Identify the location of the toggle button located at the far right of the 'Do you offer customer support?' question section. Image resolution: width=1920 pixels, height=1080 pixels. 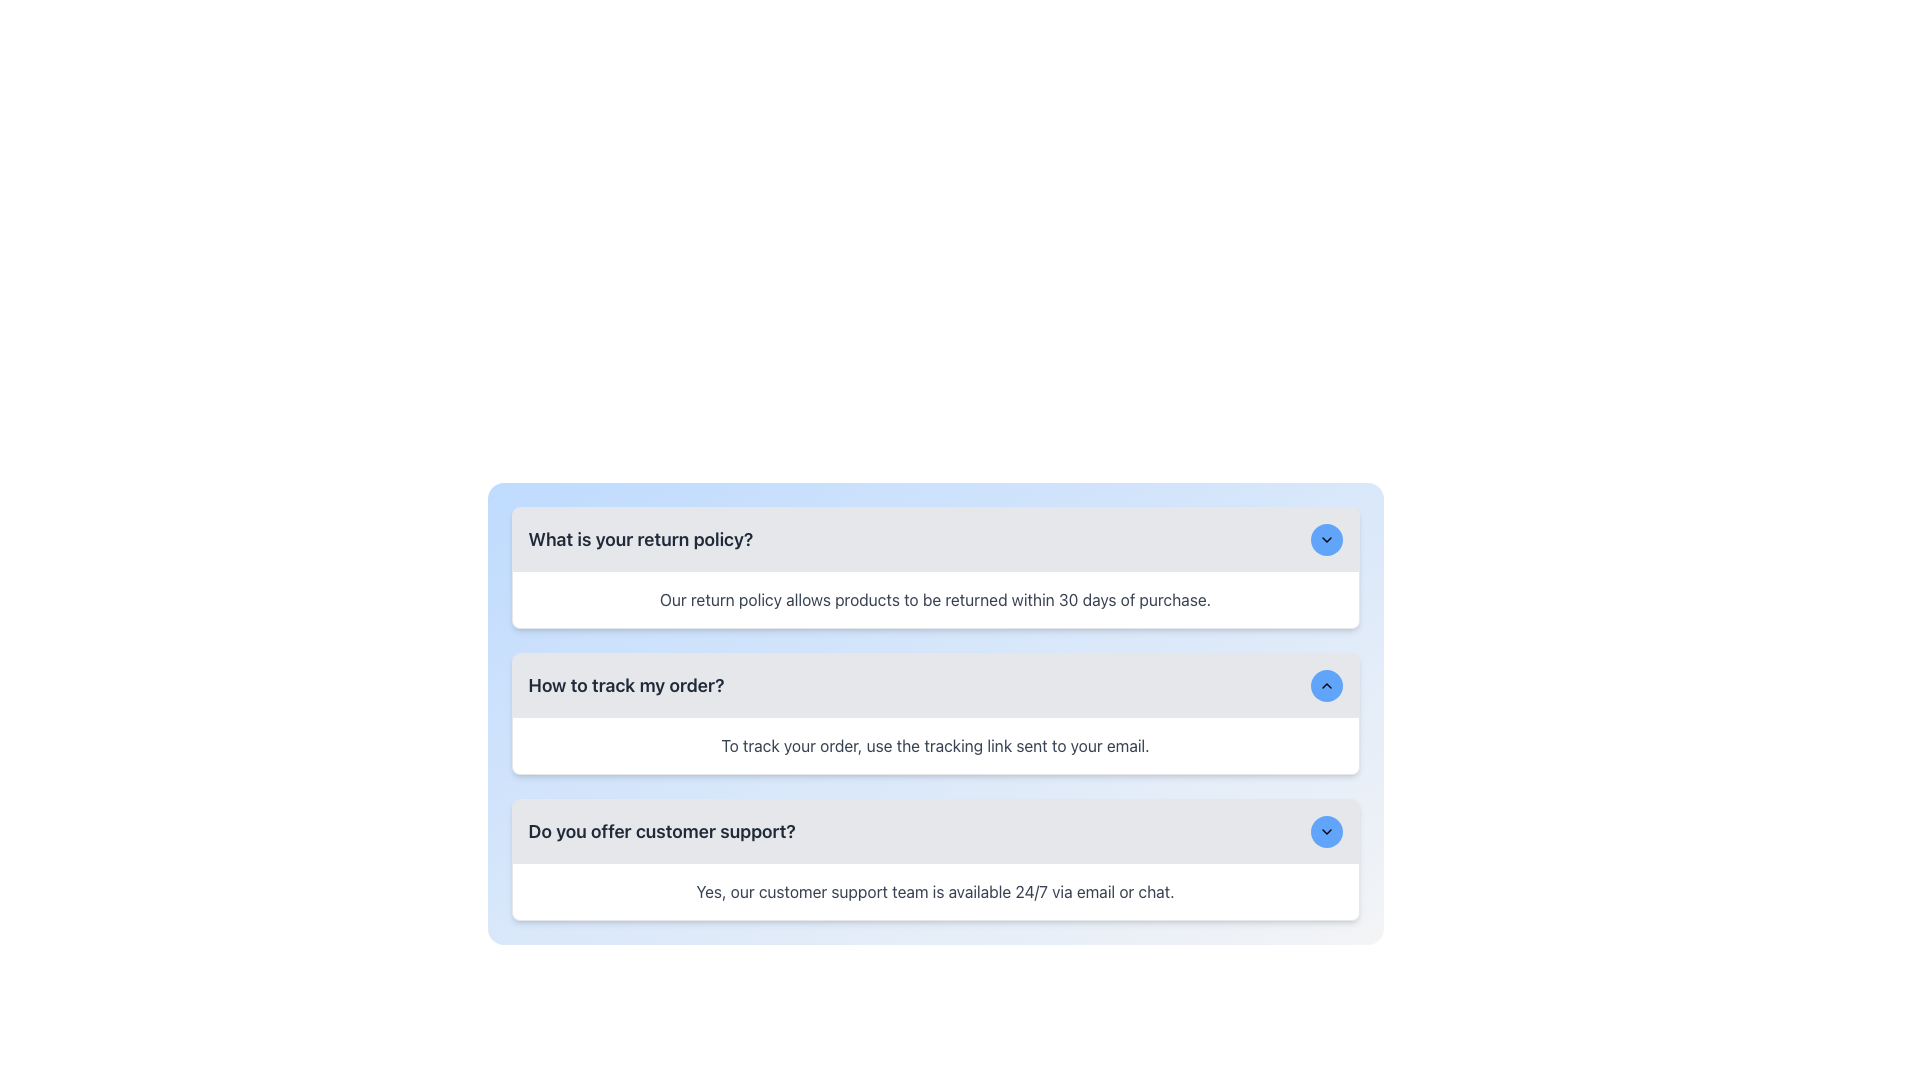
(1326, 832).